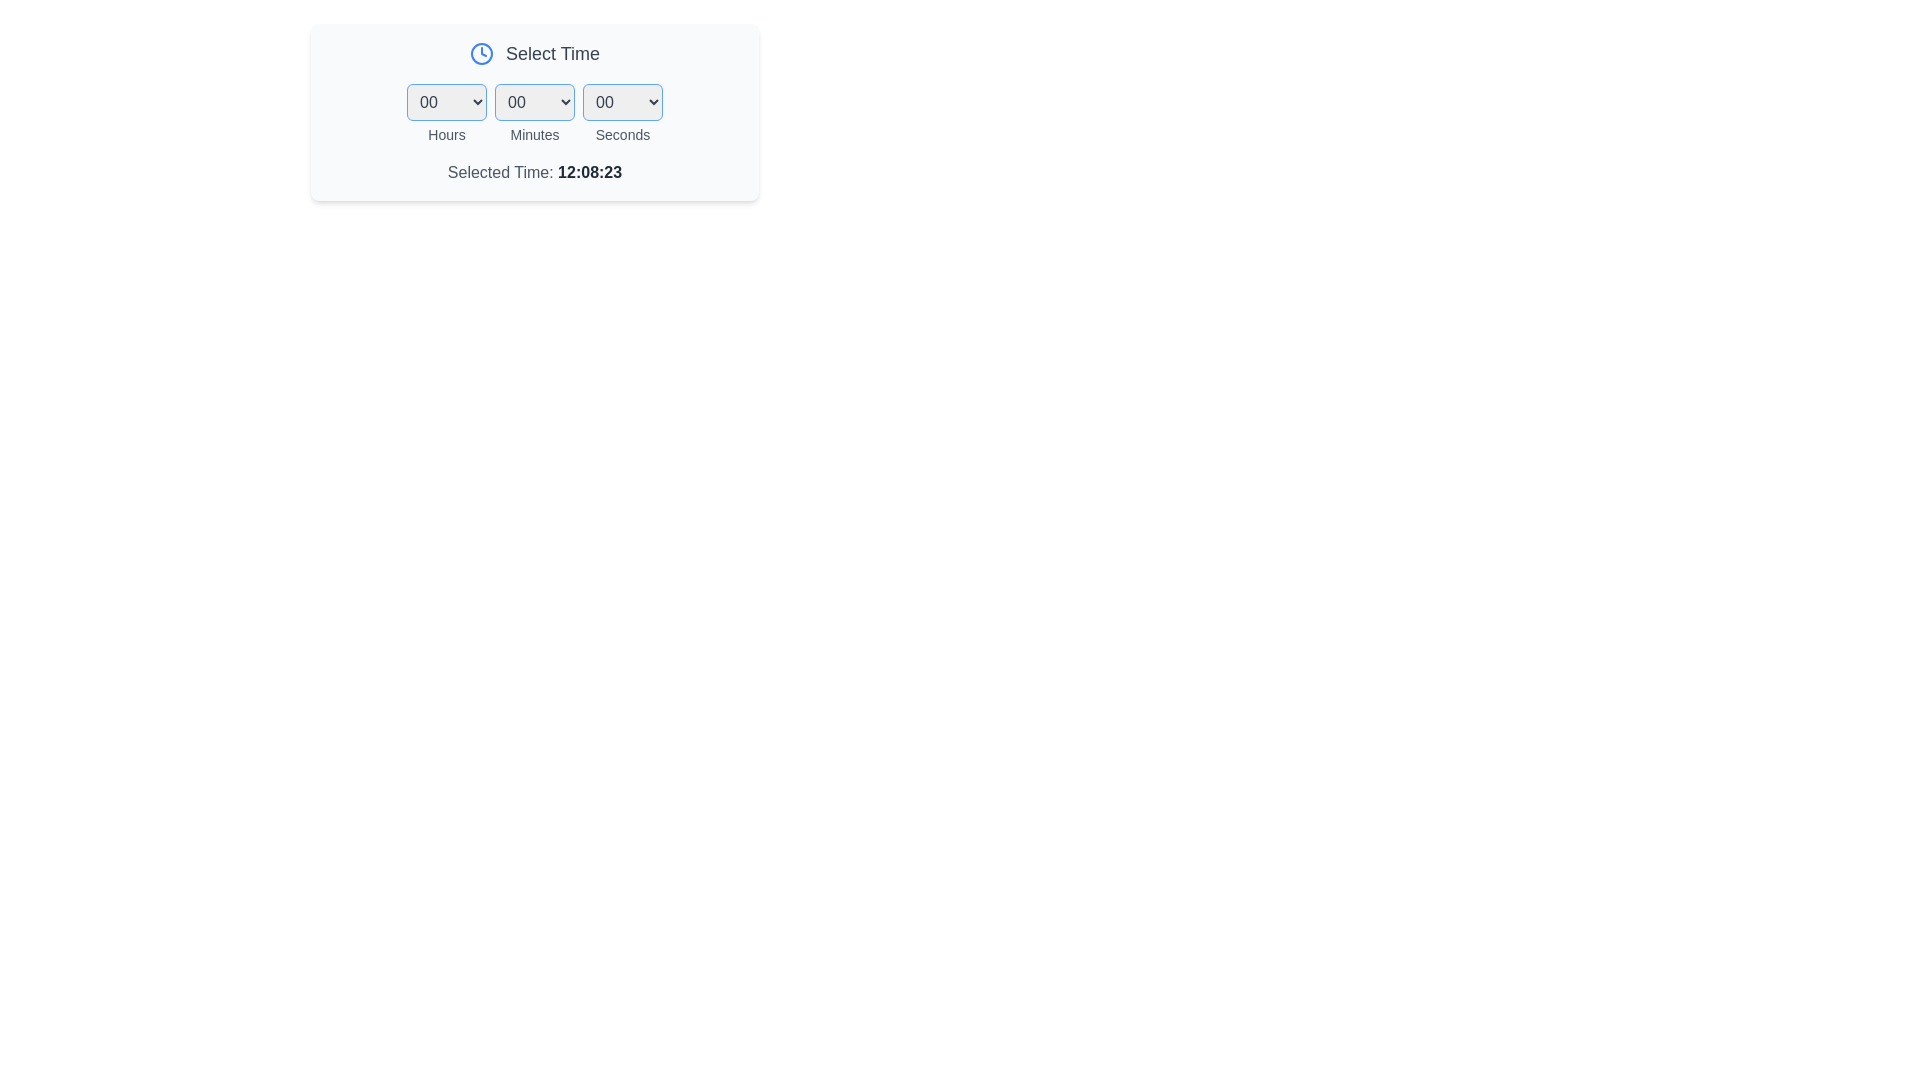  Describe the element at coordinates (622, 135) in the screenshot. I see `the 'Seconds' text label, which is styled in a small muted gray font and located beneath the seconds dropdown in the time selection widget` at that location.